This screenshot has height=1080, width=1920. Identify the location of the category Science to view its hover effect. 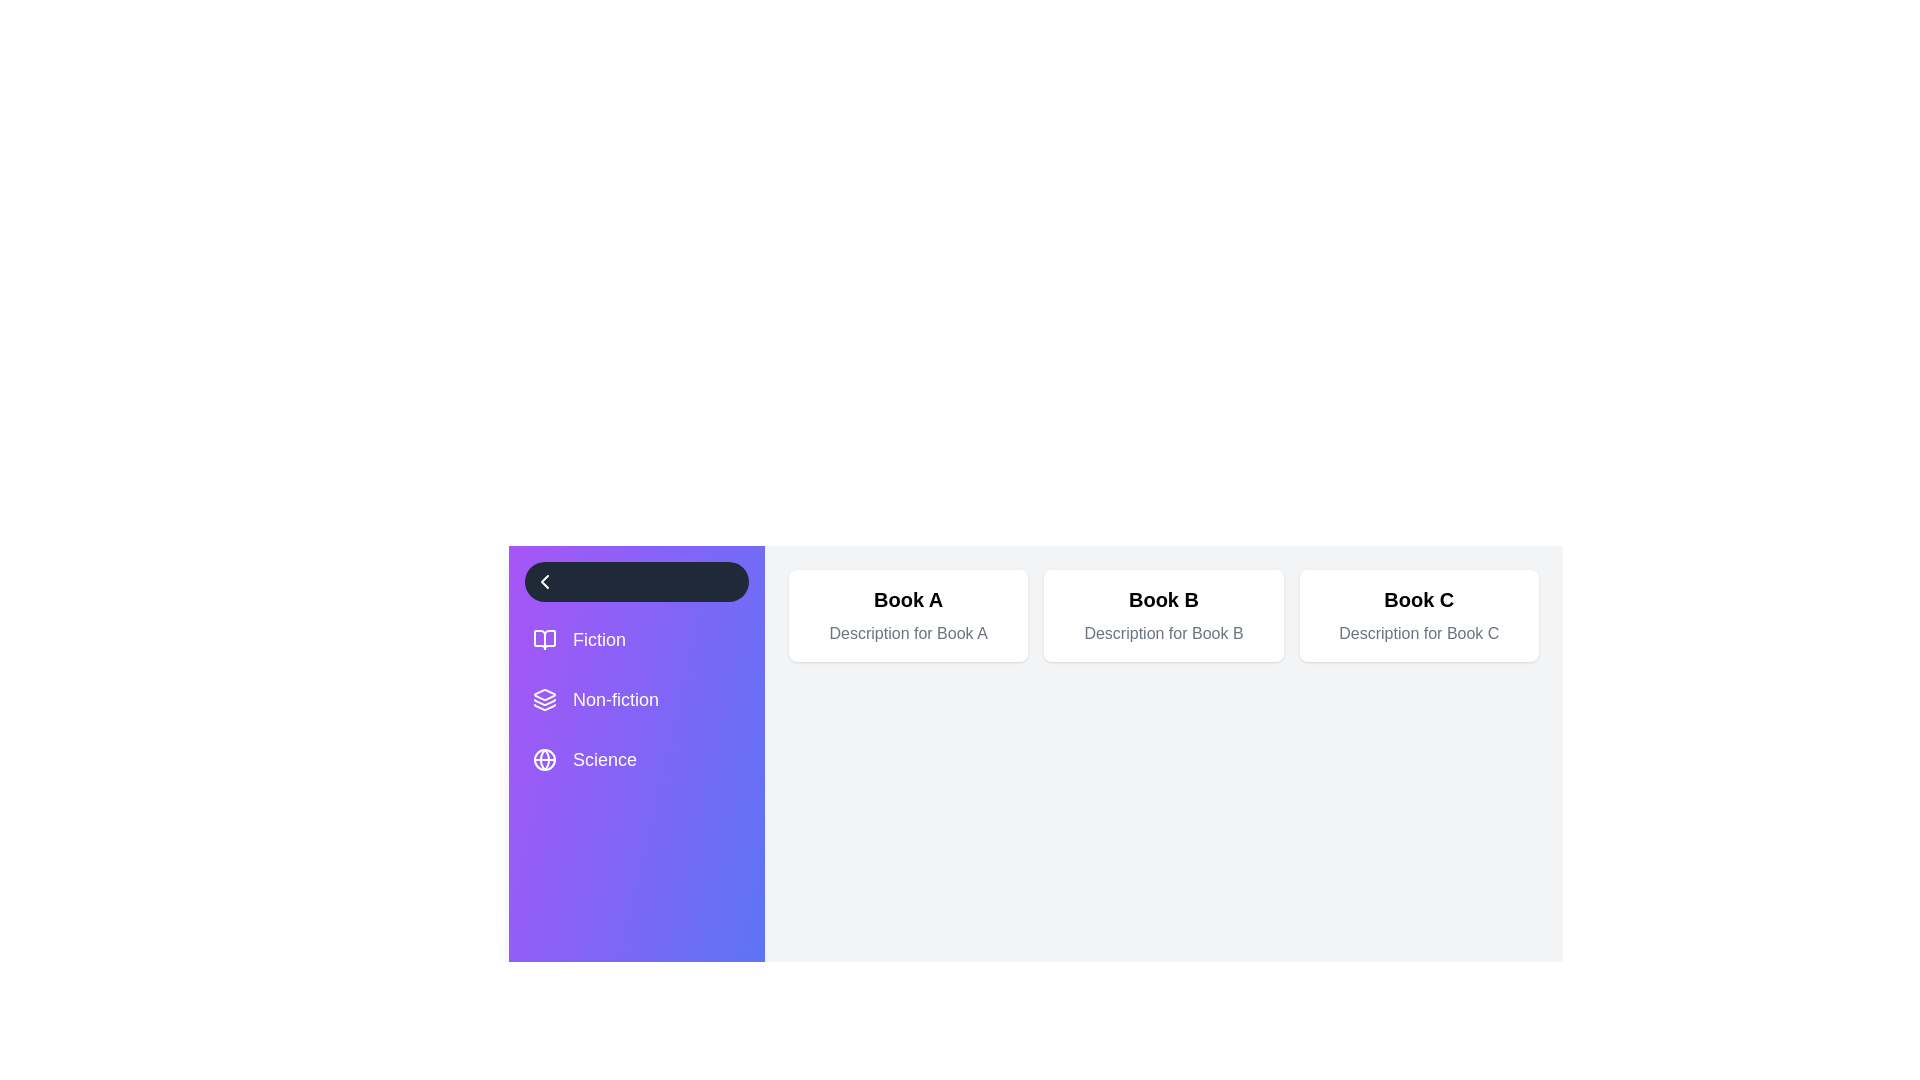
(636, 759).